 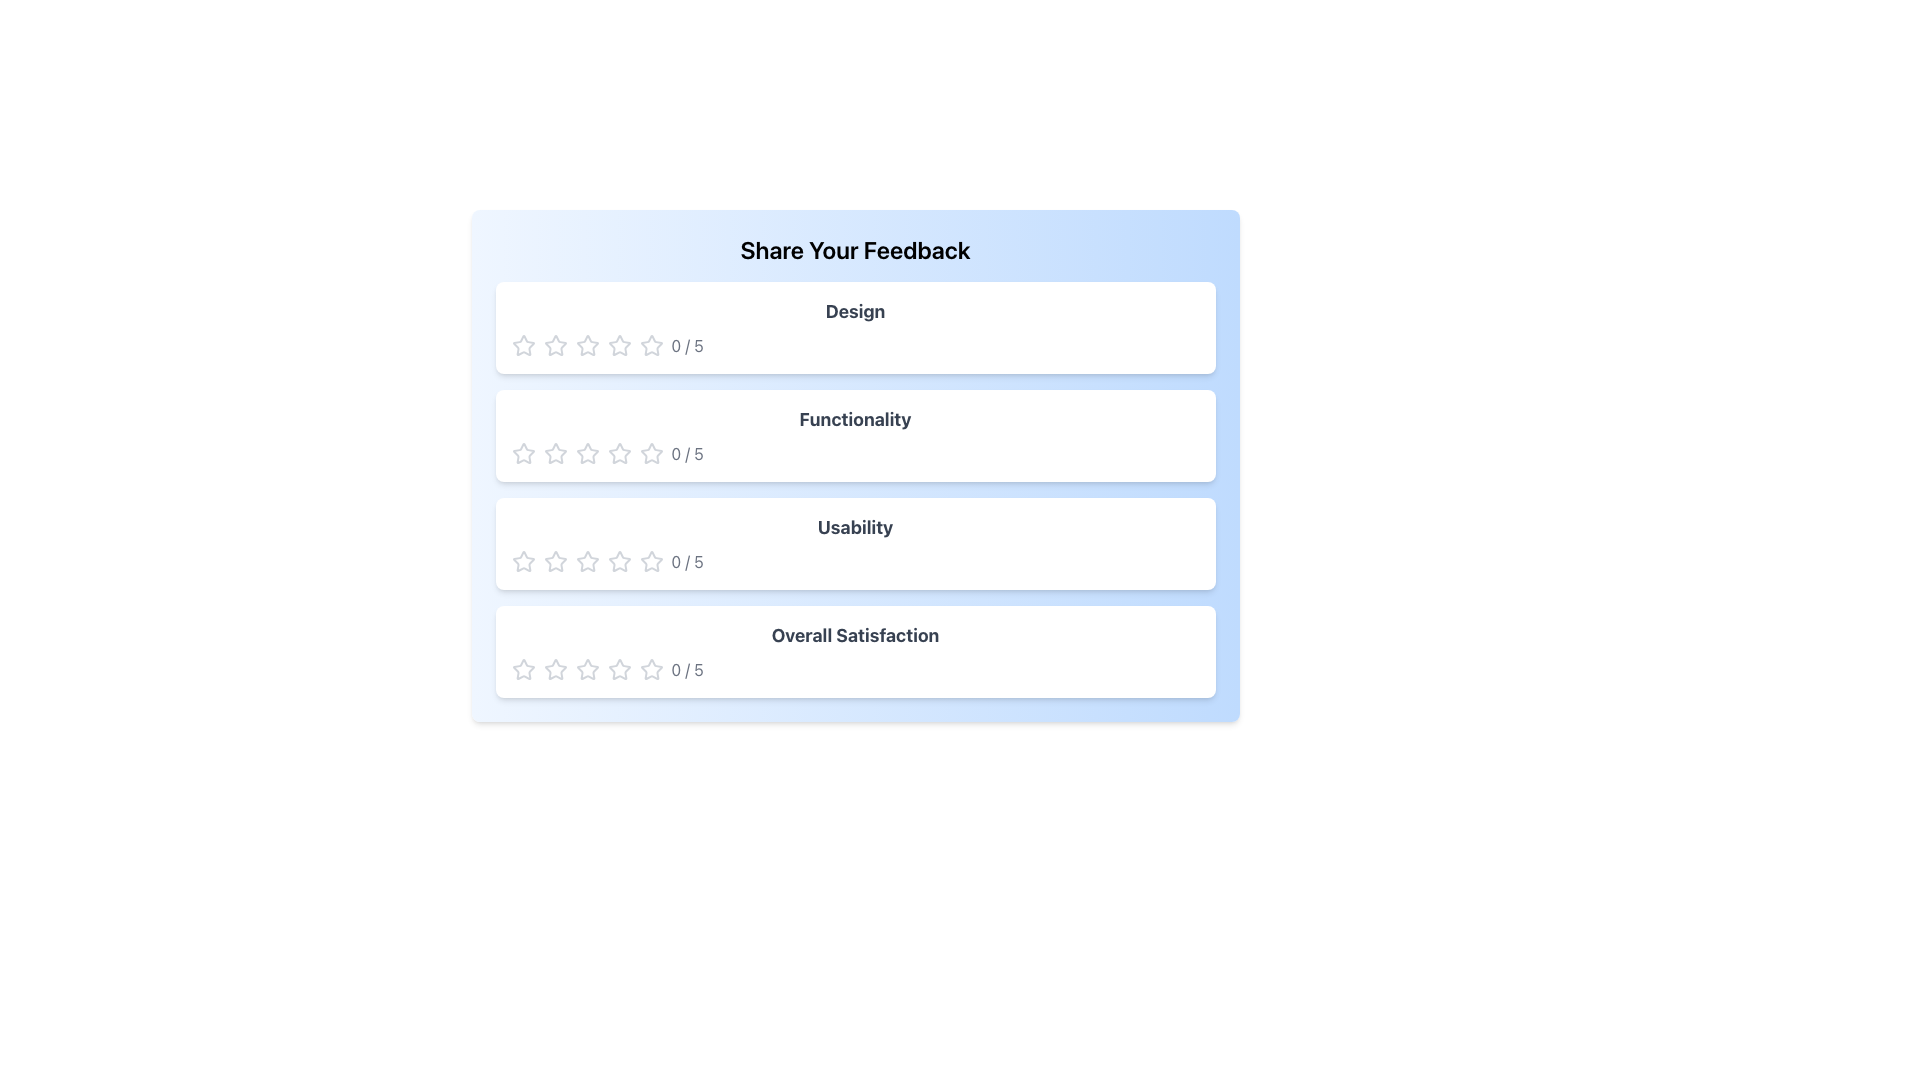 I want to click on the 'Functionality' label located in the second card of the feedback interface, which identifies the rating category and is centered horizontally with the rating stars and score display below, so click(x=855, y=419).